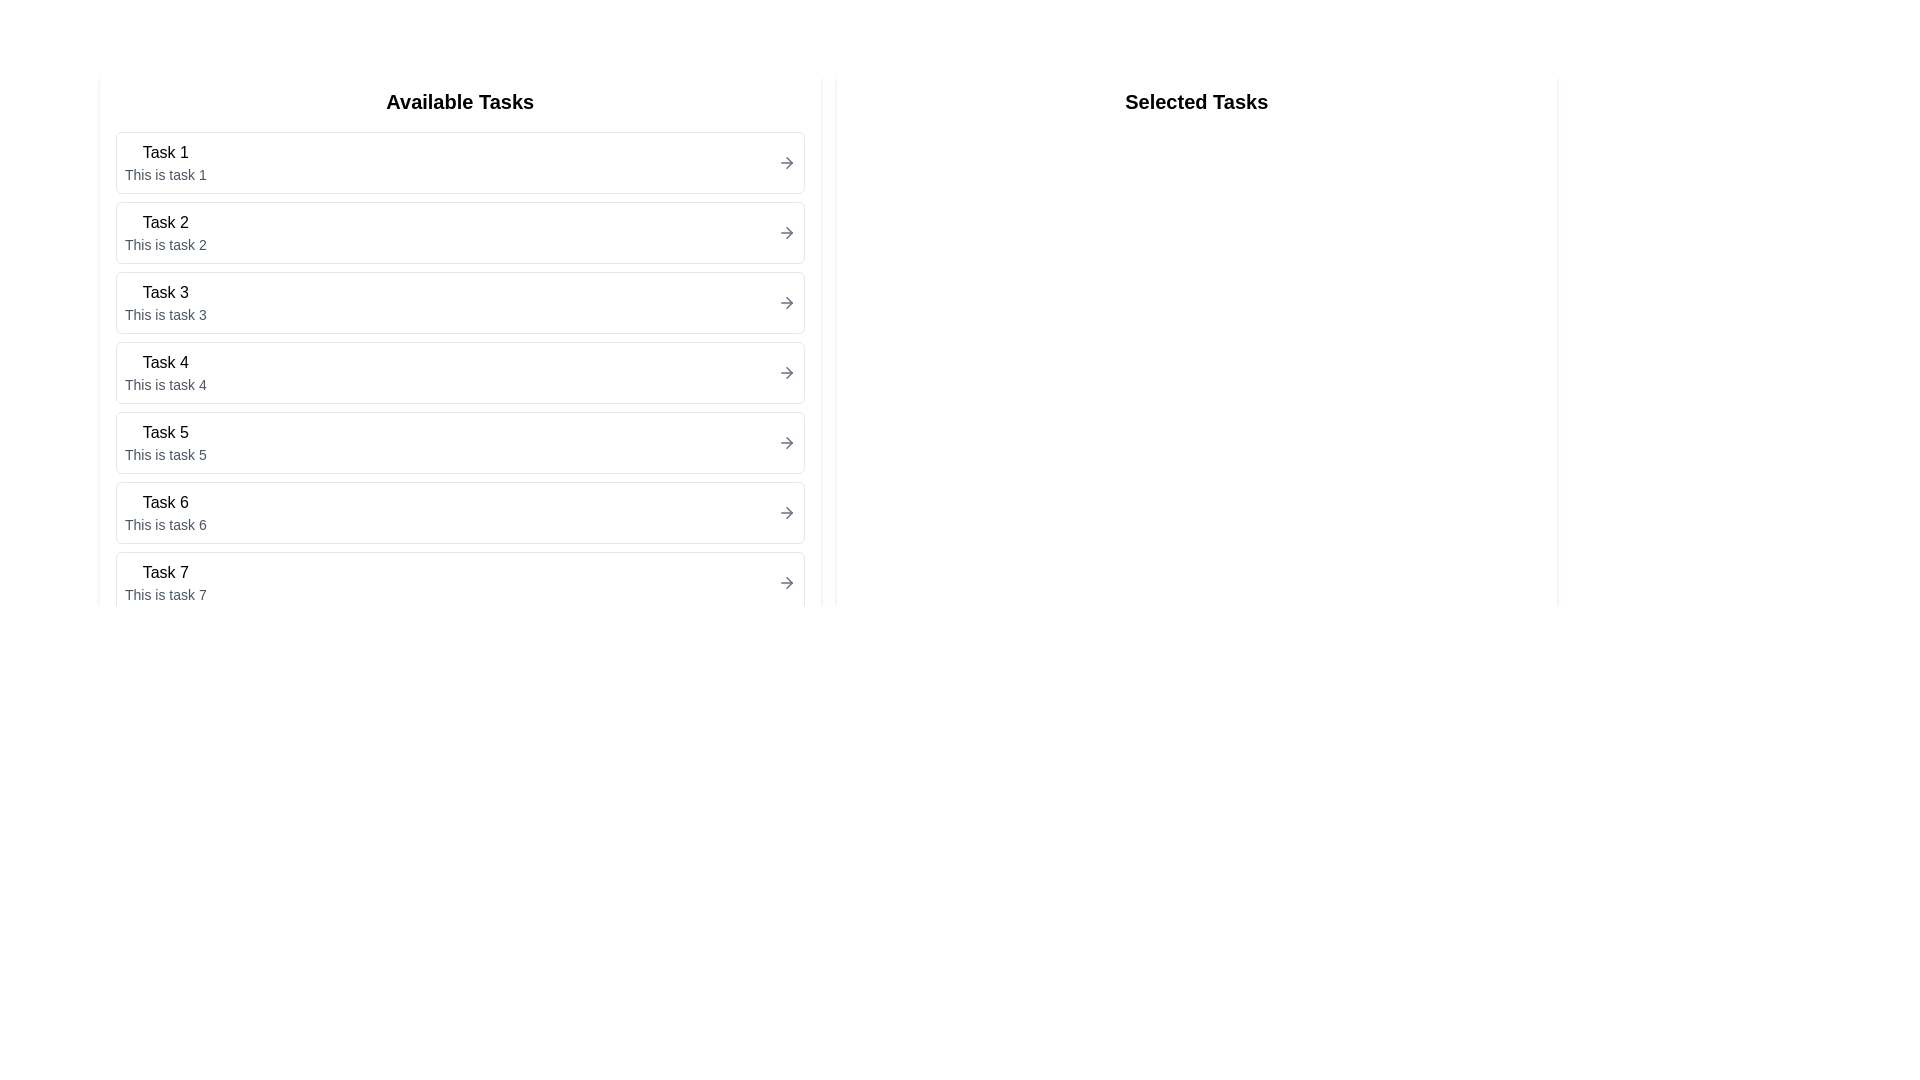 This screenshot has height=1080, width=1920. What do you see at coordinates (165, 455) in the screenshot?
I see `the text label that provides a description or subheading for 'Task 5', which is positioned below the title 'Task 5' in the 'Available Tasks' section` at bounding box center [165, 455].